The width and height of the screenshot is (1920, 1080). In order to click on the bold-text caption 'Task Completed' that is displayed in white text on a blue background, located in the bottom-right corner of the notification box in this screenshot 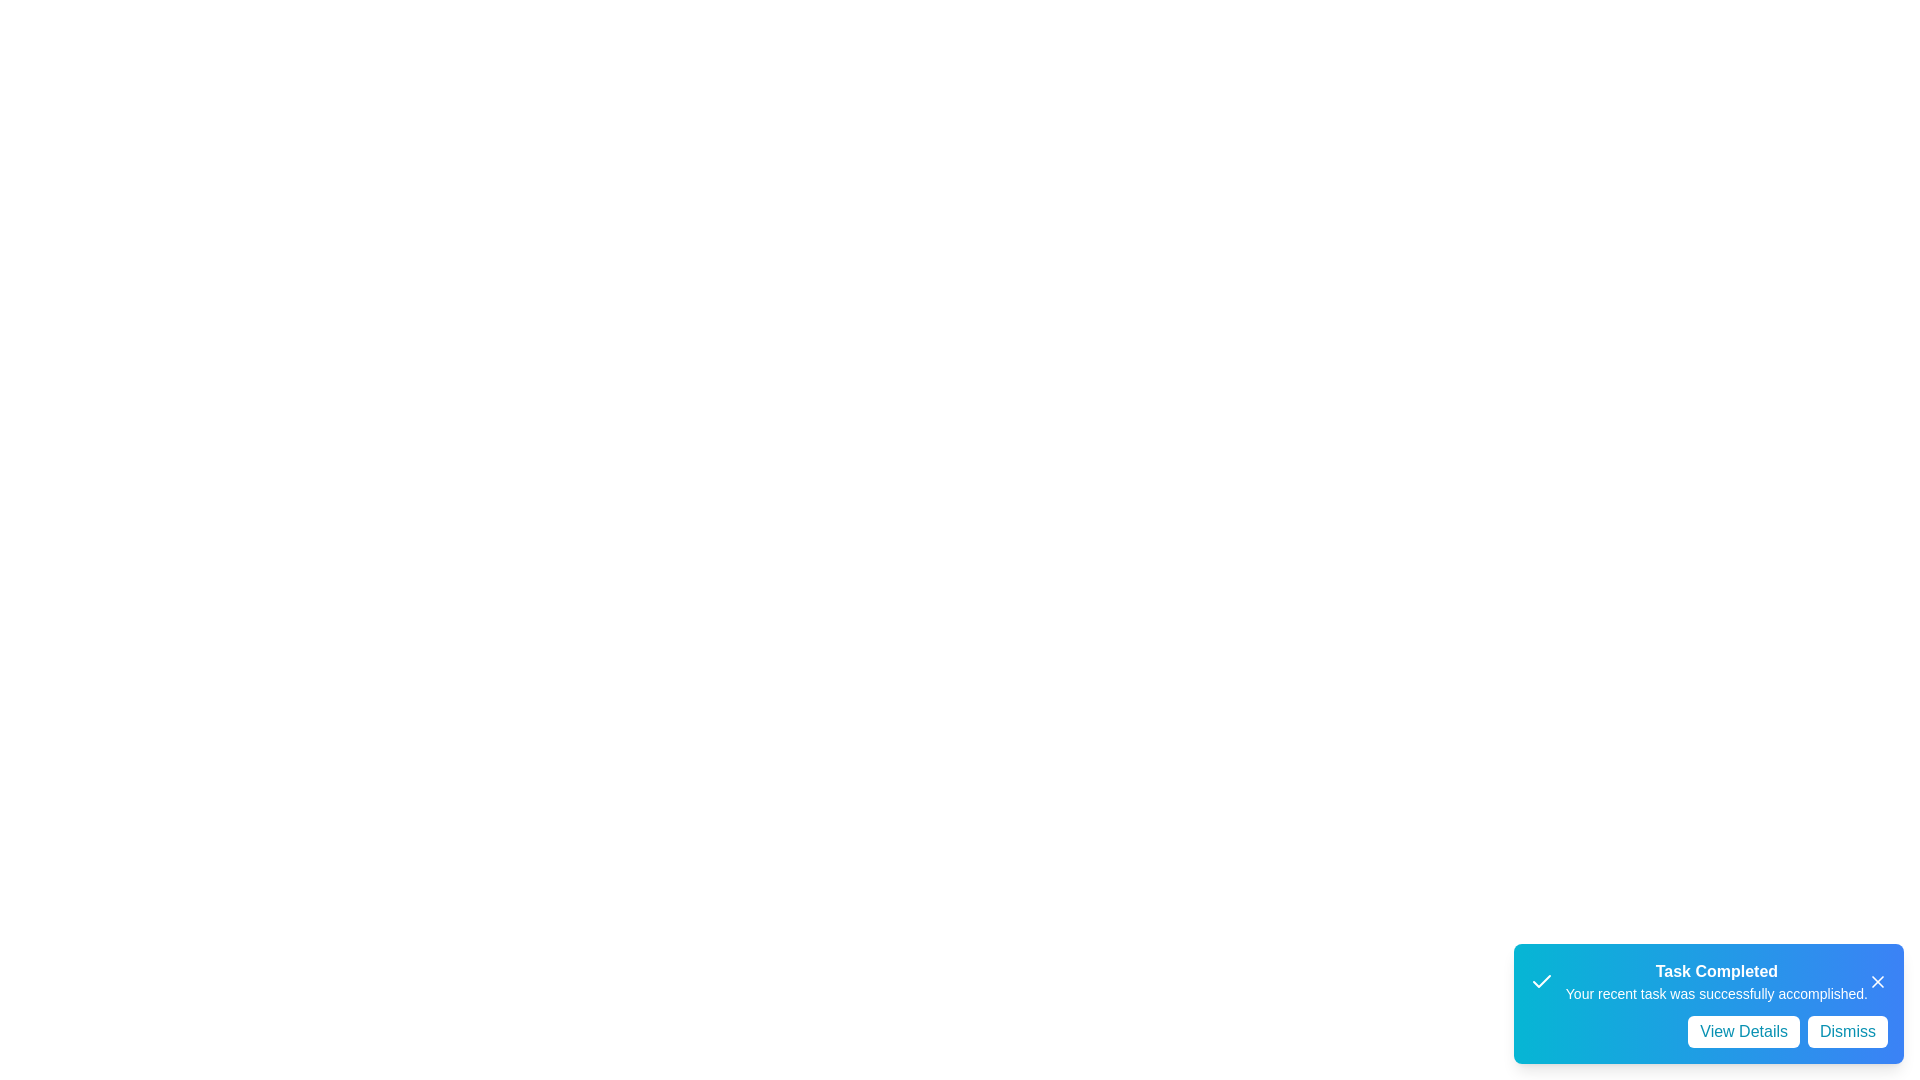, I will do `click(1715, 971)`.